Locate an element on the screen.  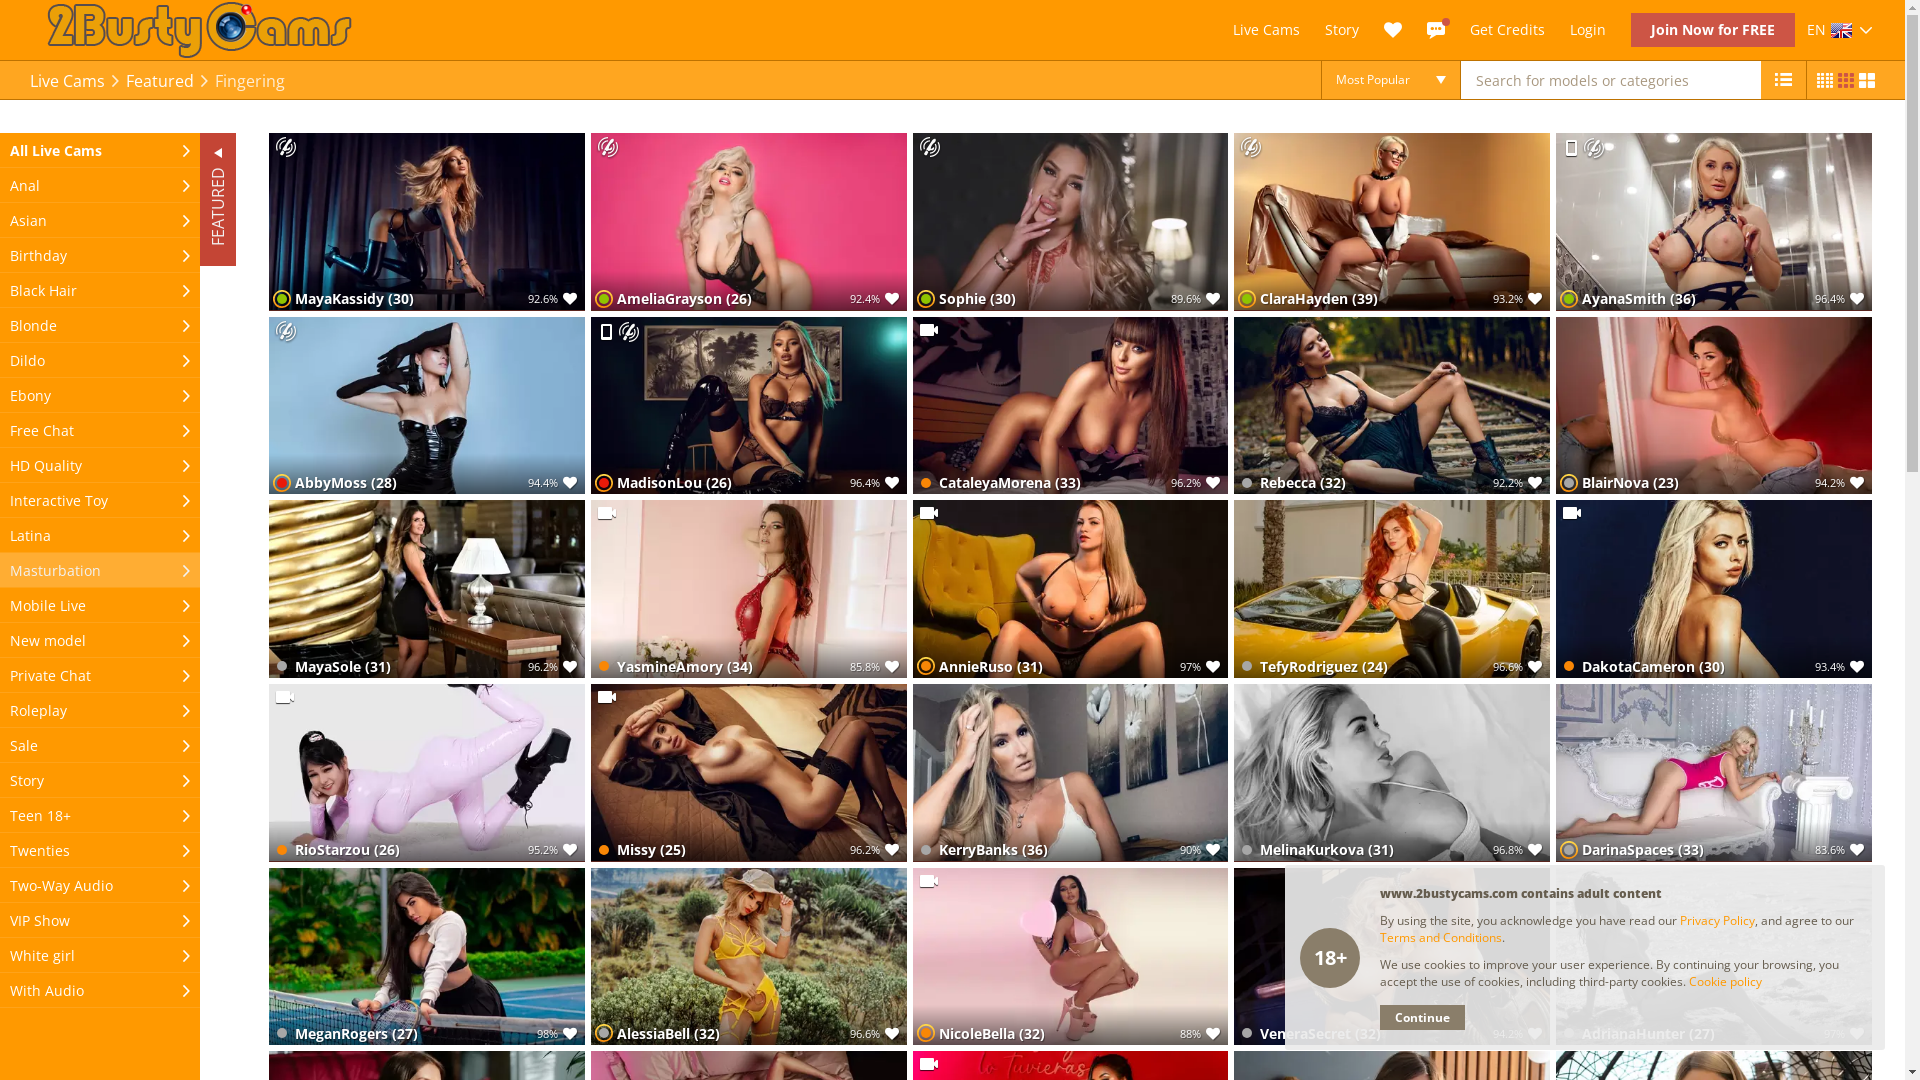
'Continue' is located at coordinates (1421, 1017).